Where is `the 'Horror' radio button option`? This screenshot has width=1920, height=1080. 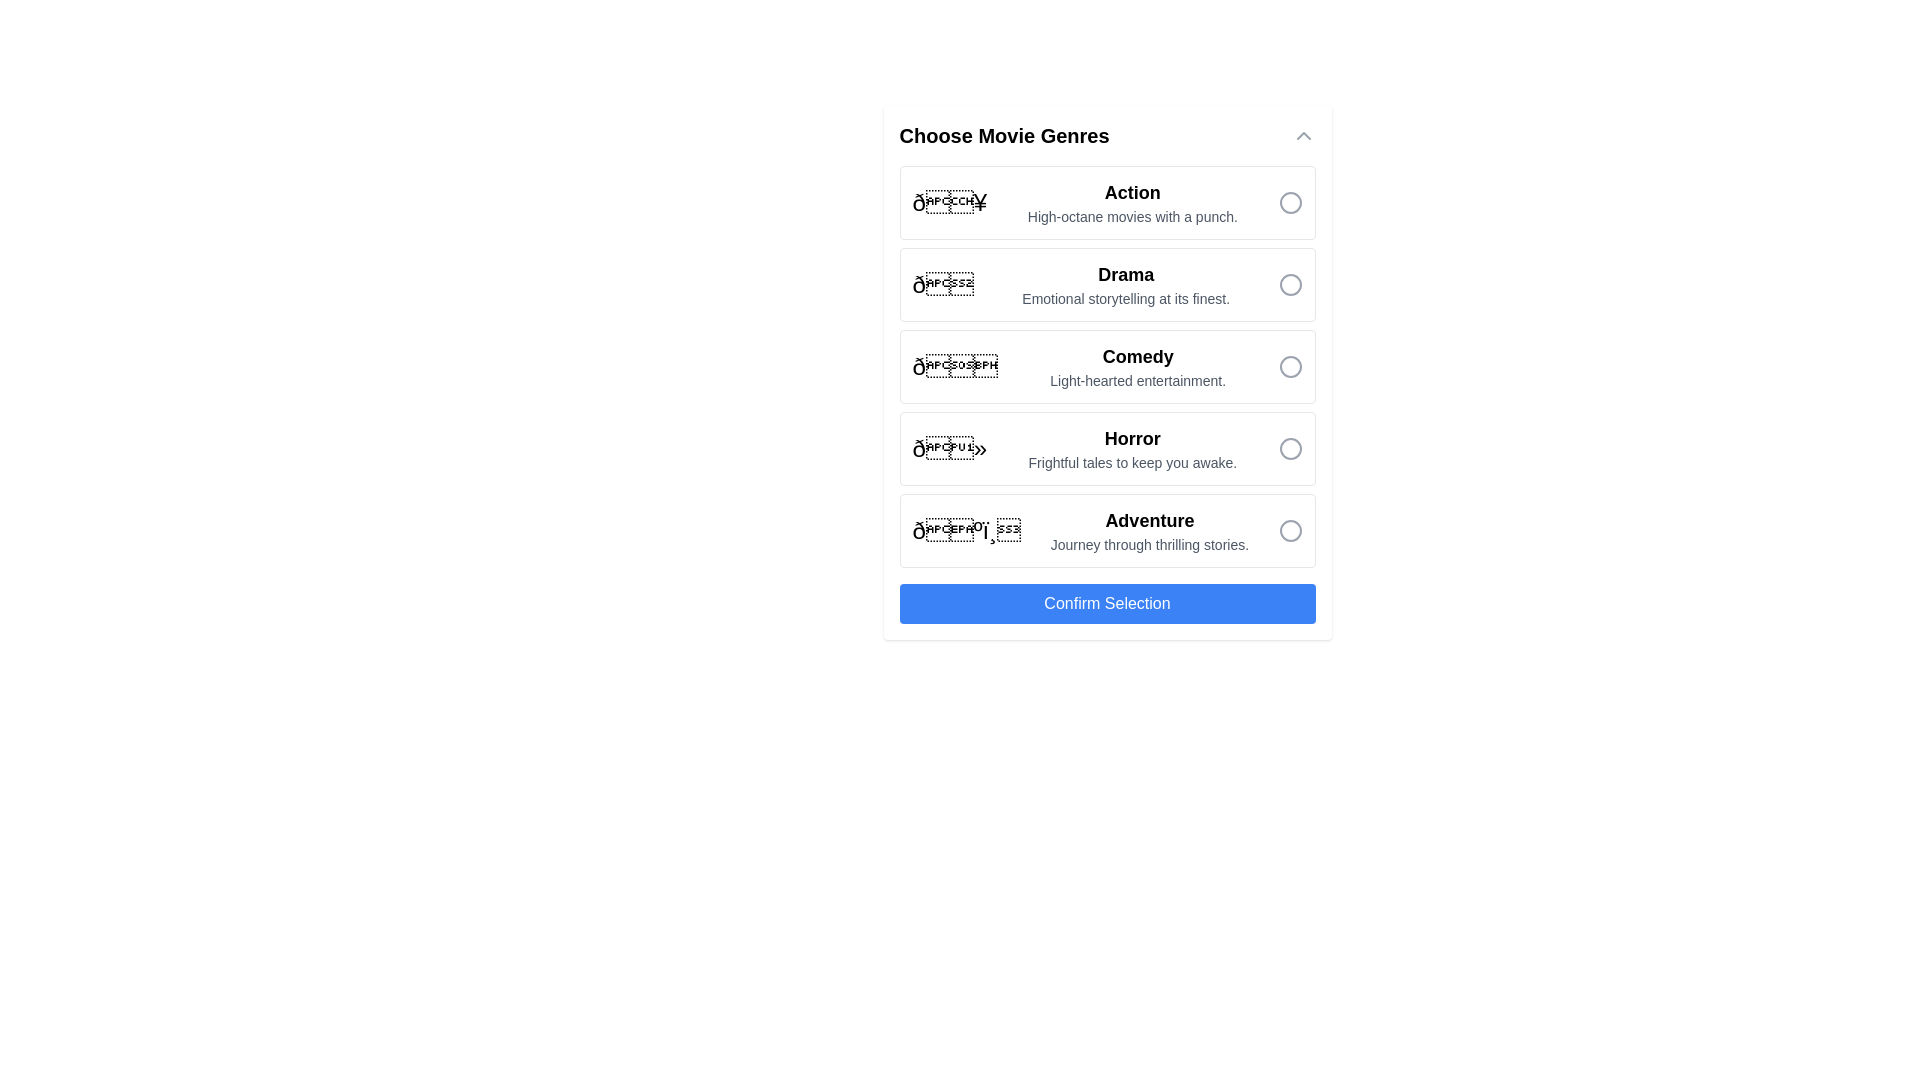
the 'Horror' radio button option is located at coordinates (1106, 447).